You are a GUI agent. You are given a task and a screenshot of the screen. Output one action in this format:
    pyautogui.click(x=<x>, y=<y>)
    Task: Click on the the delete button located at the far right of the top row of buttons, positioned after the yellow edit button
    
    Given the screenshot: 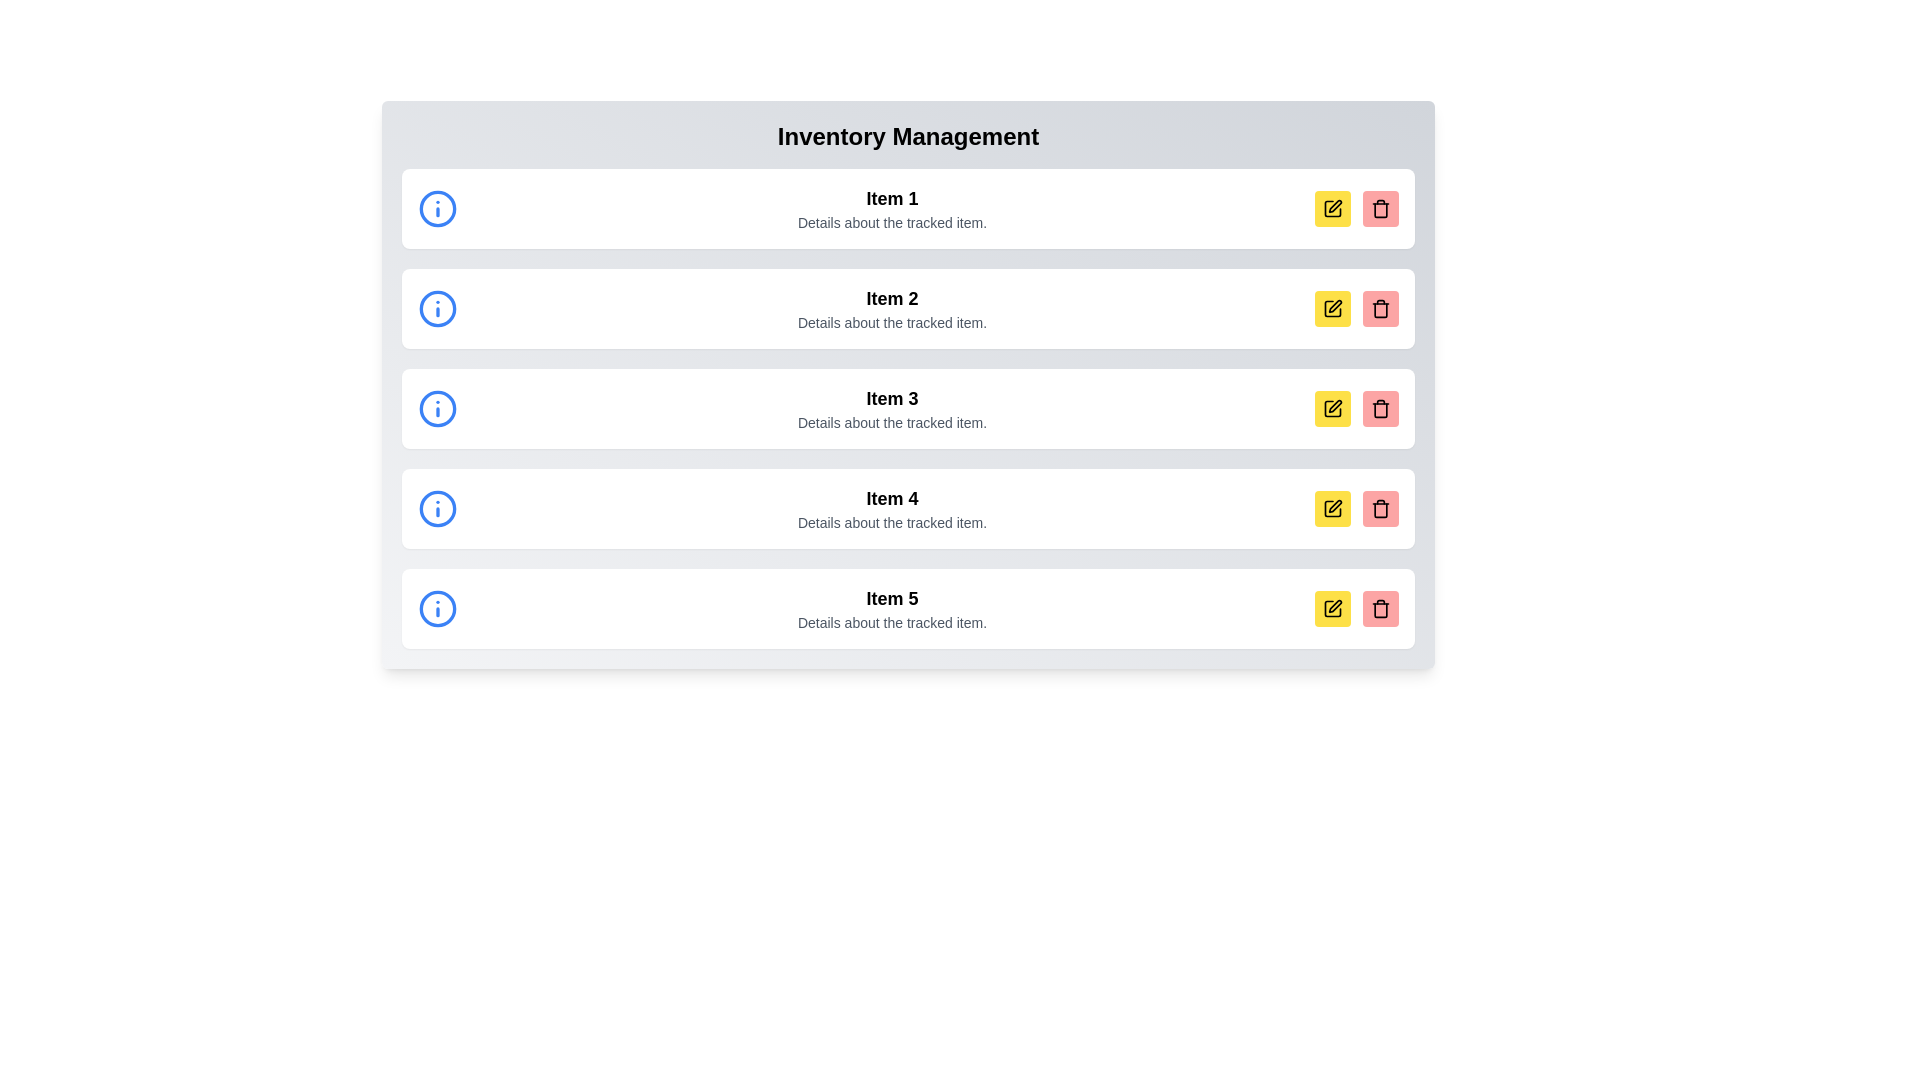 What is the action you would take?
    pyautogui.click(x=1380, y=208)
    